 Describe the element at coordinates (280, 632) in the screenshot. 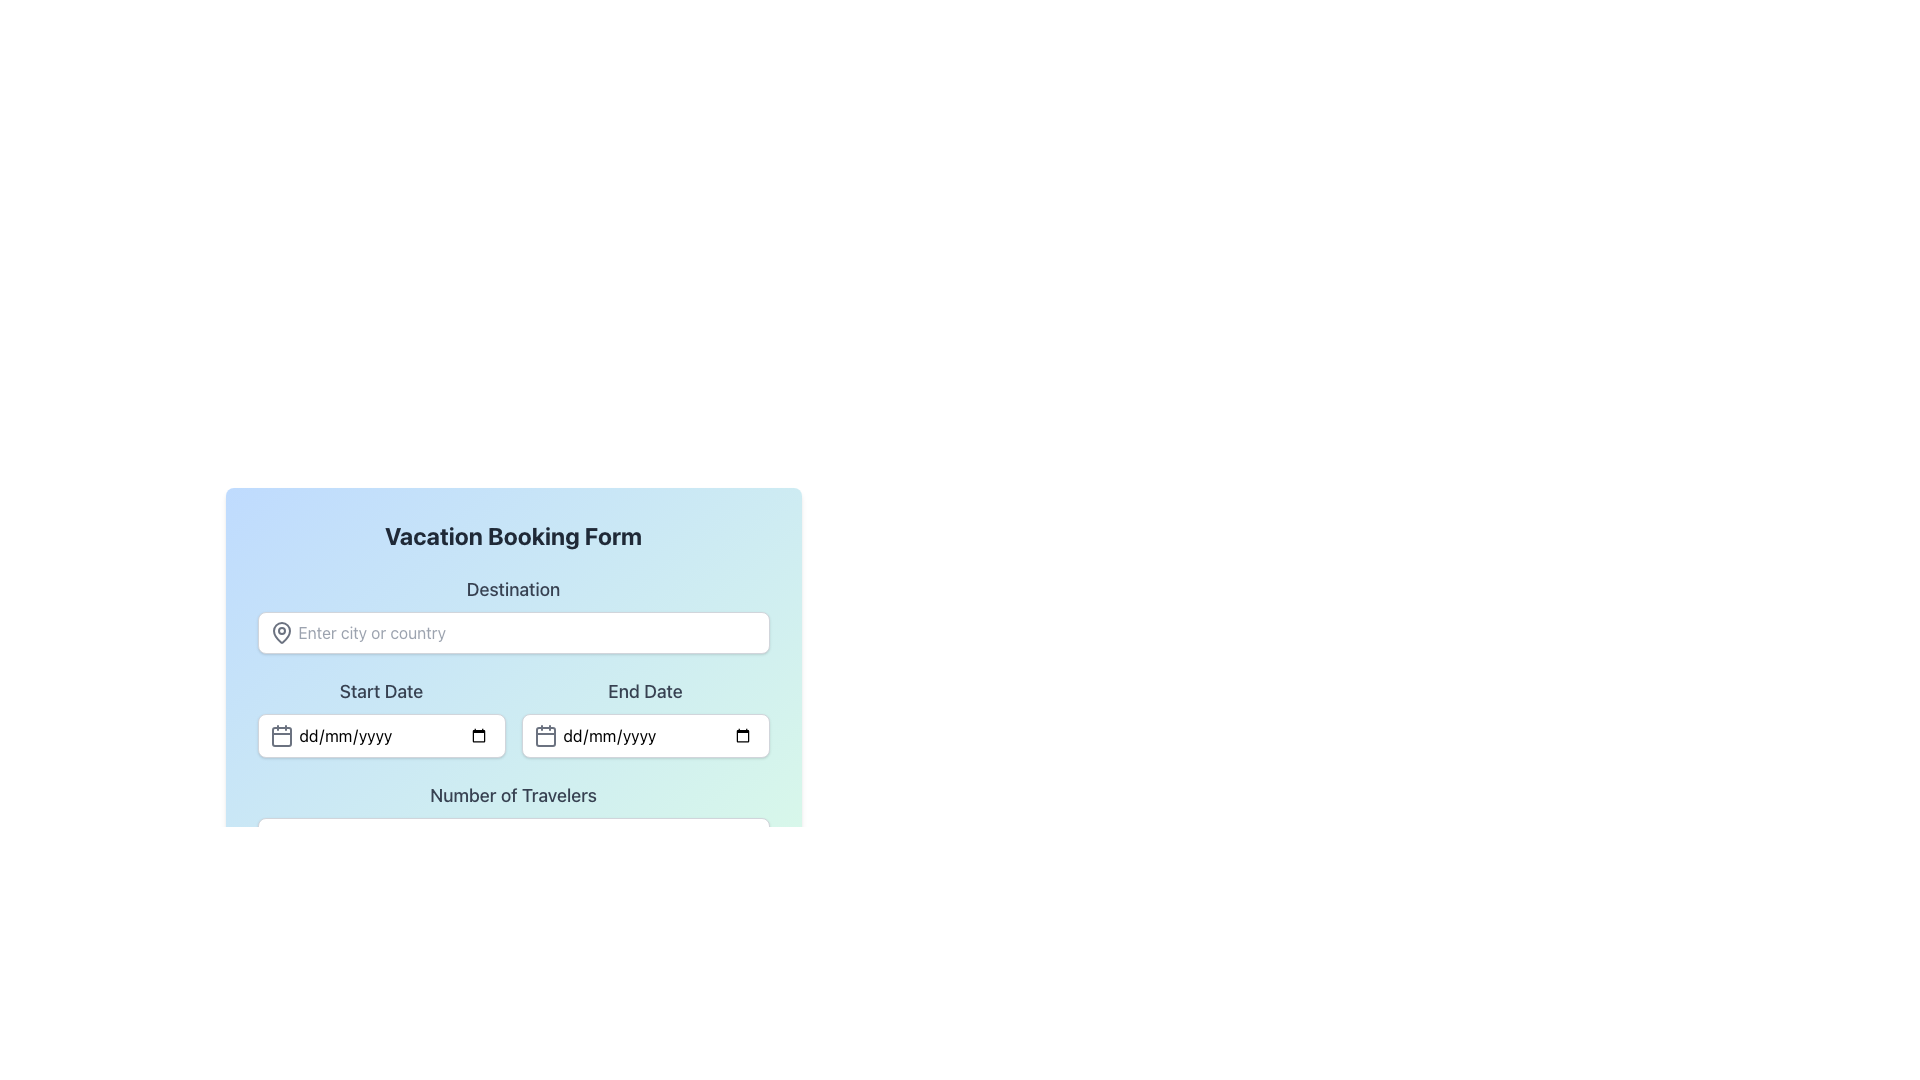

I see `the icon located at the leftmost portion of the destination text input field in the vacation booking form` at that location.